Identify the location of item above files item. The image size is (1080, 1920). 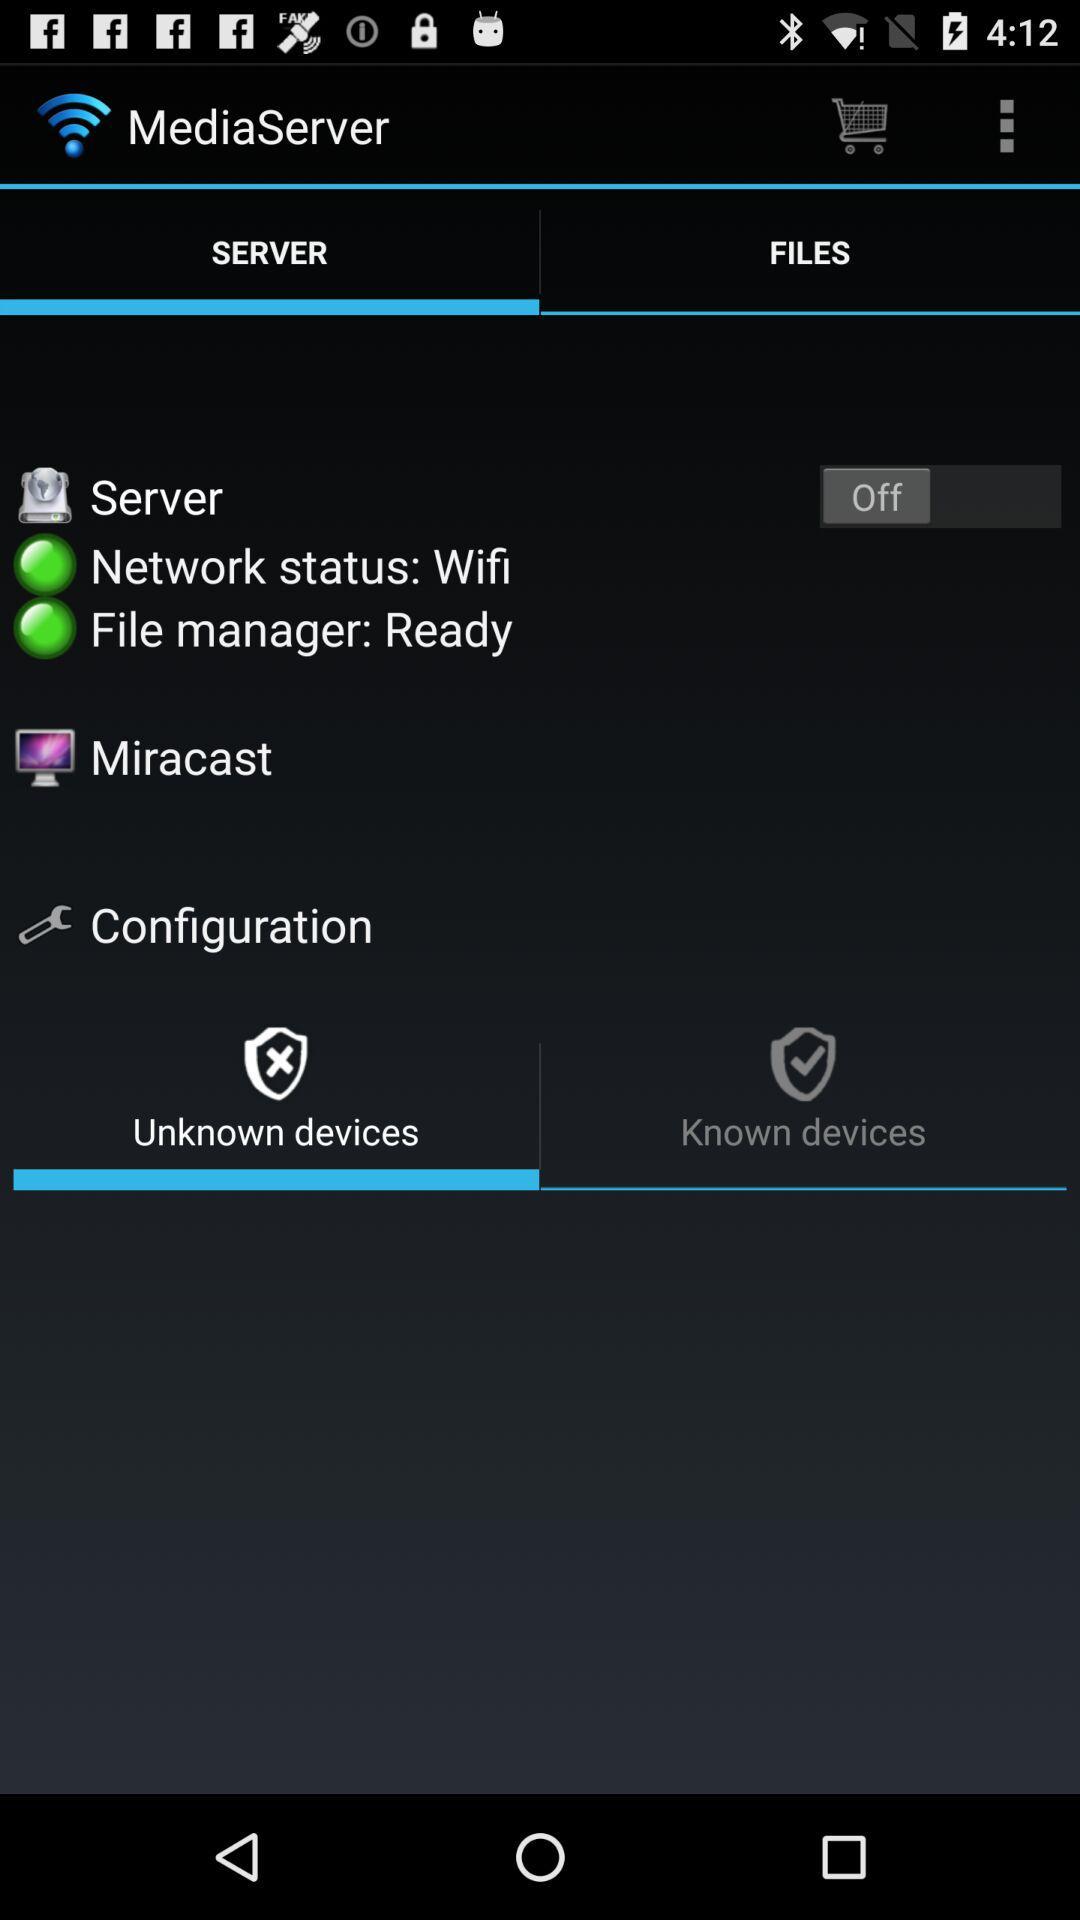
(858, 124).